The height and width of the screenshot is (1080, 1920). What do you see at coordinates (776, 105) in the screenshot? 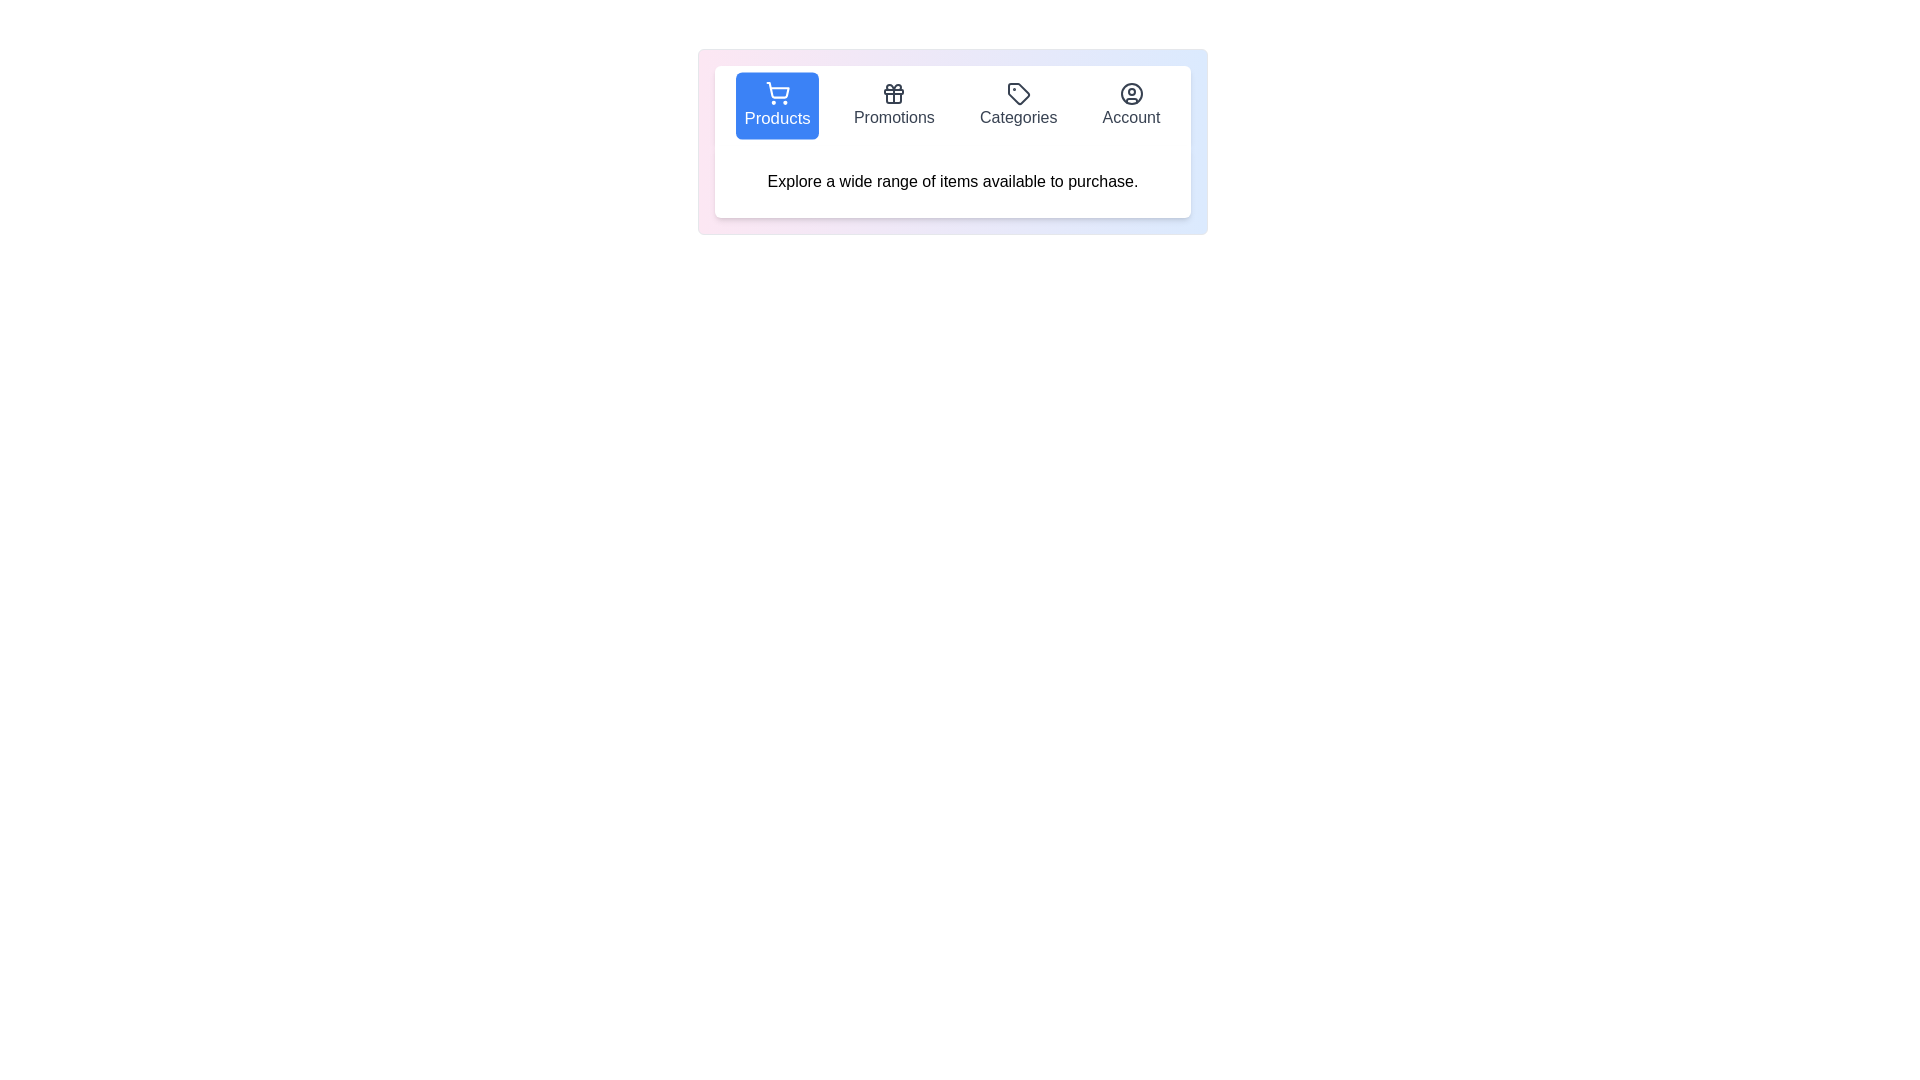
I see `the tab labeled Products to select it` at bounding box center [776, 105].